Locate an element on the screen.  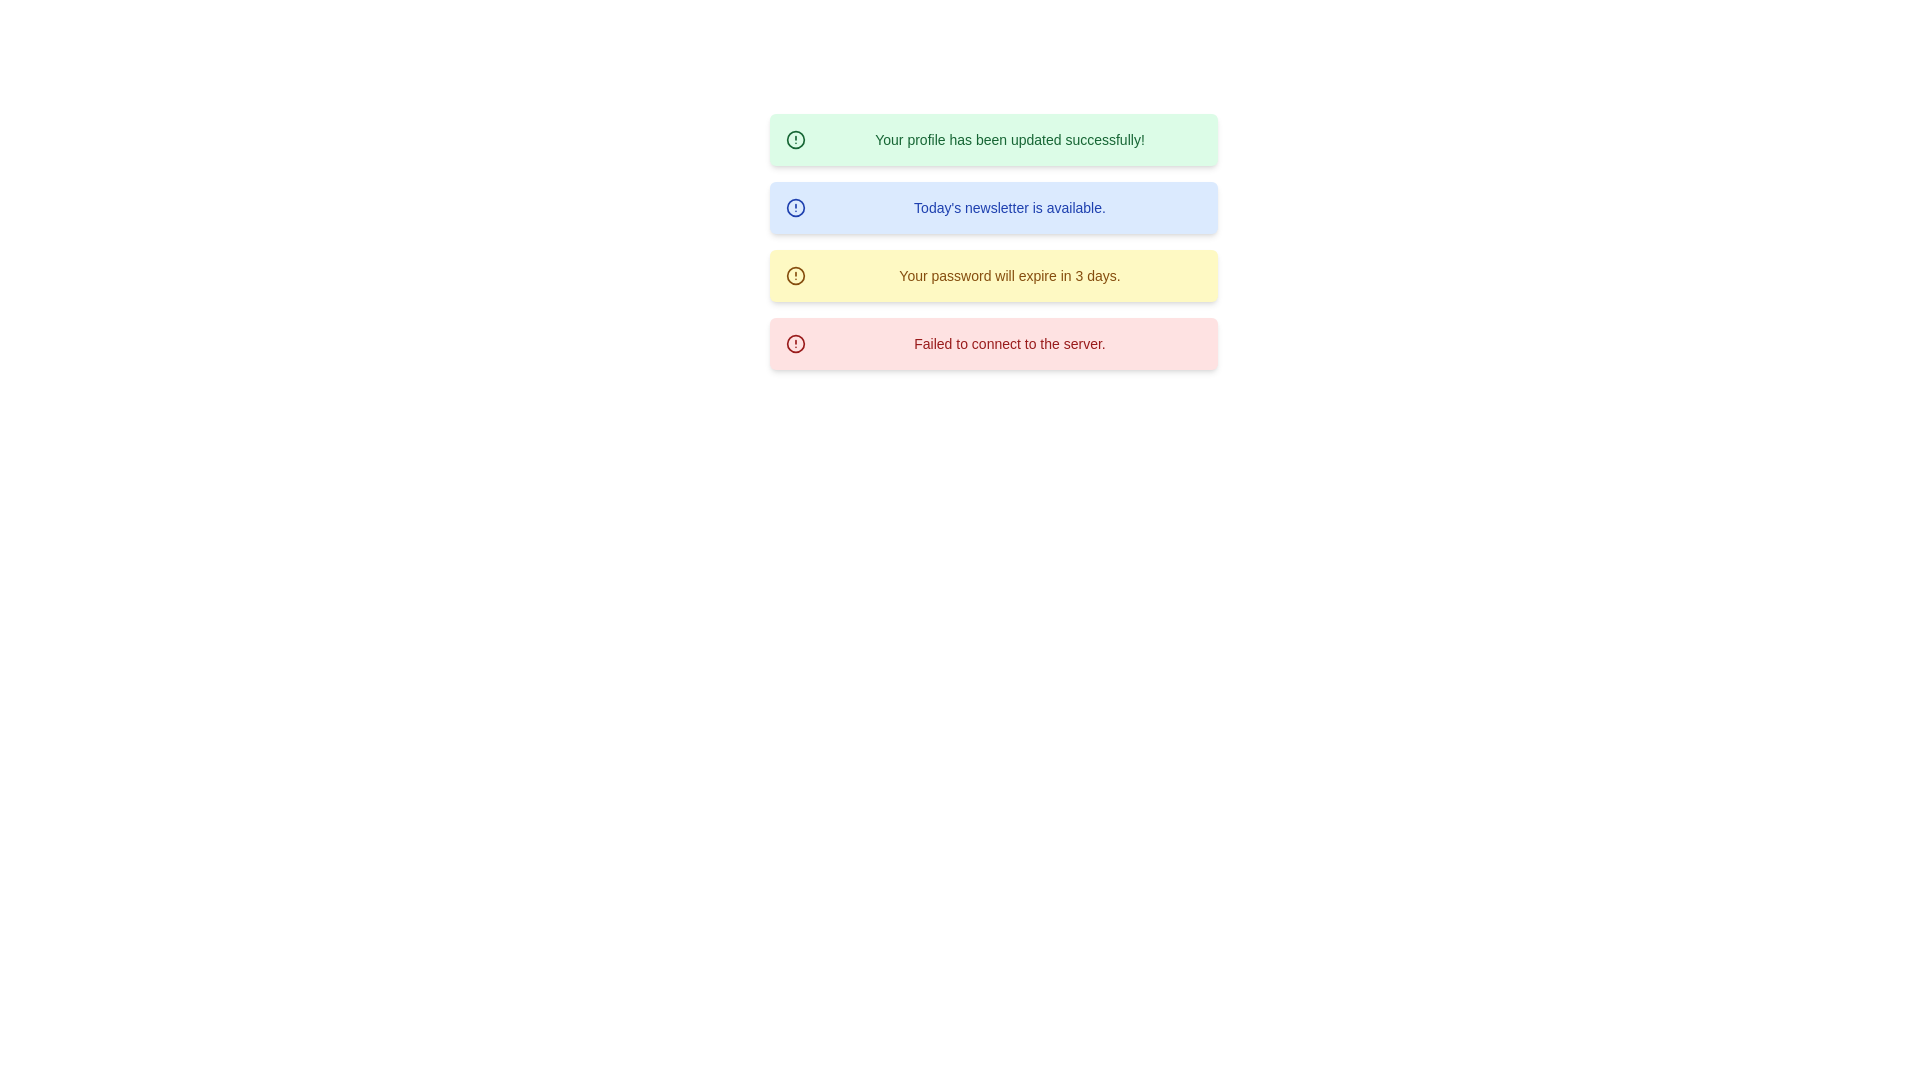
the circular green outlined icon with an exclamation mark in the center, located to the left of the notification box displaying 'Your profile has been updated successfully!' is located at coordinates (795, 138).